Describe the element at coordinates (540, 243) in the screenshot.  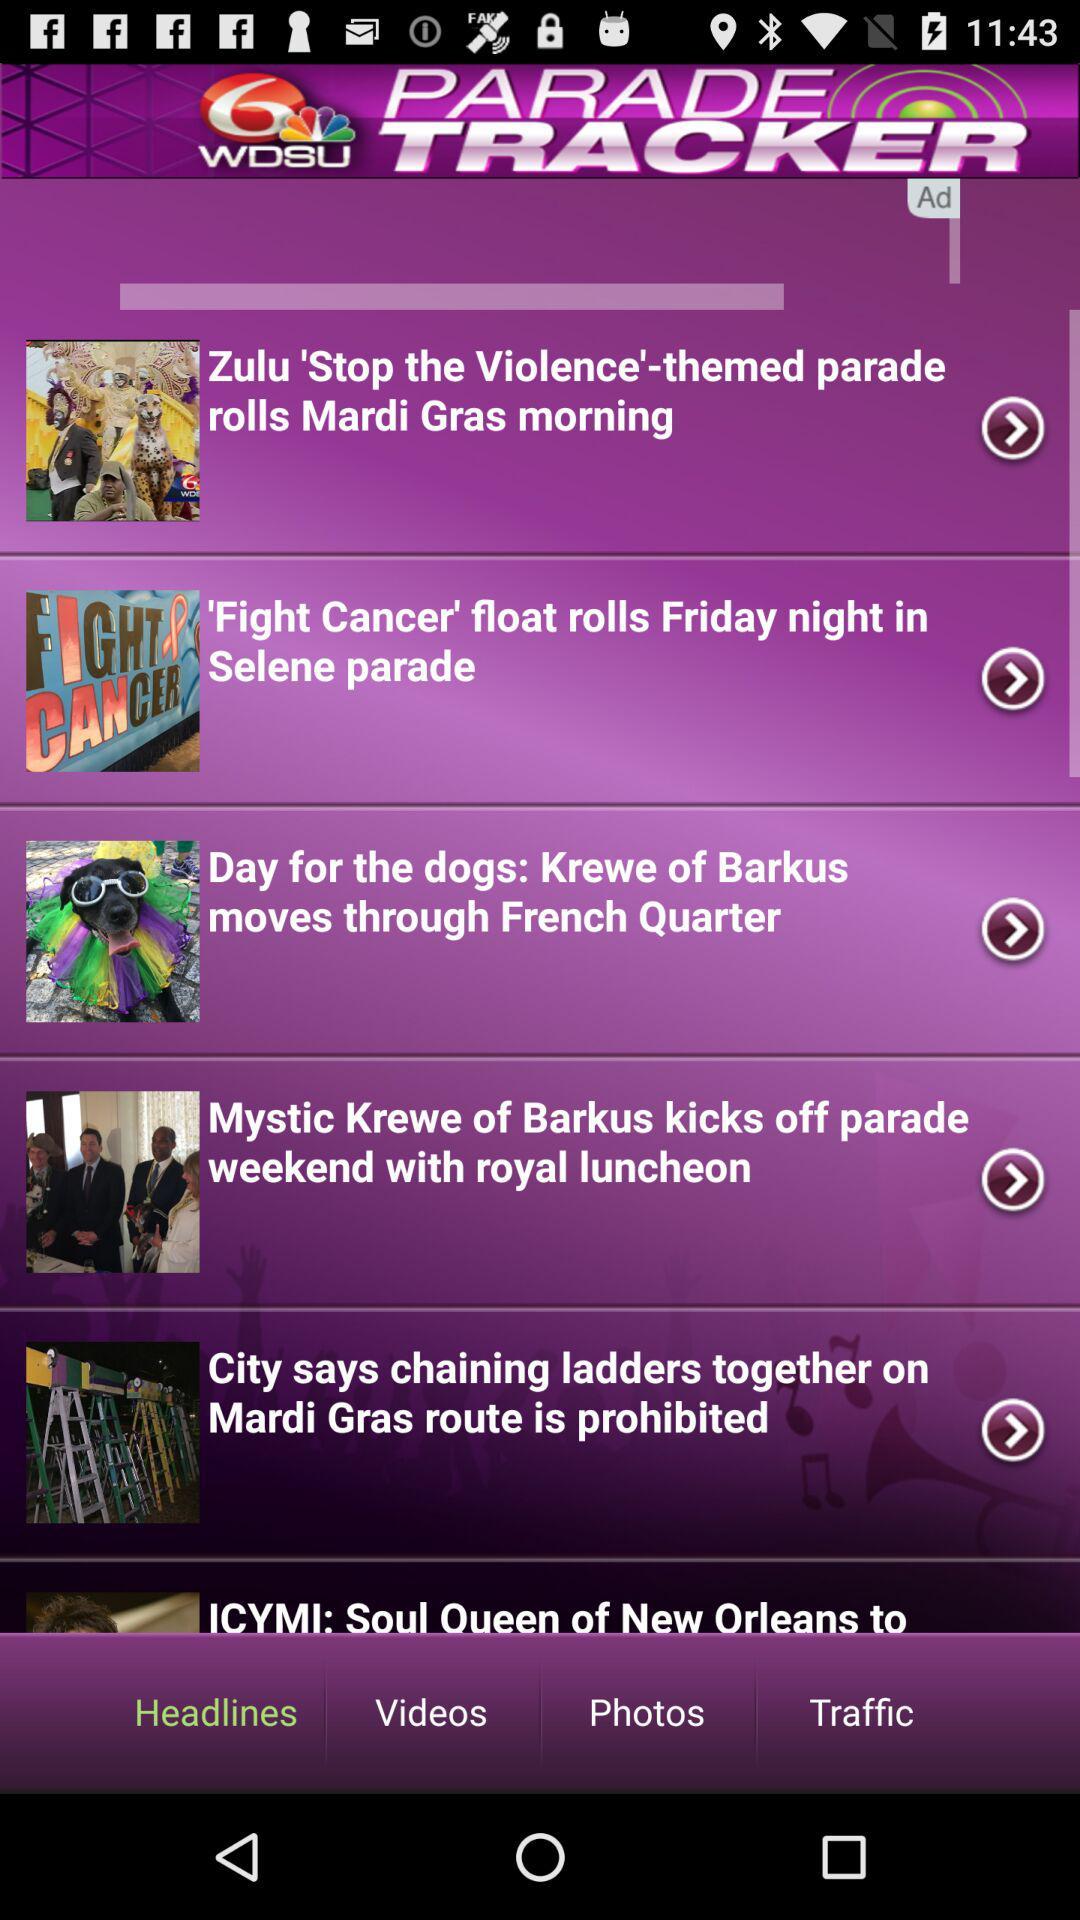
I see `advertisement portion` at that location.